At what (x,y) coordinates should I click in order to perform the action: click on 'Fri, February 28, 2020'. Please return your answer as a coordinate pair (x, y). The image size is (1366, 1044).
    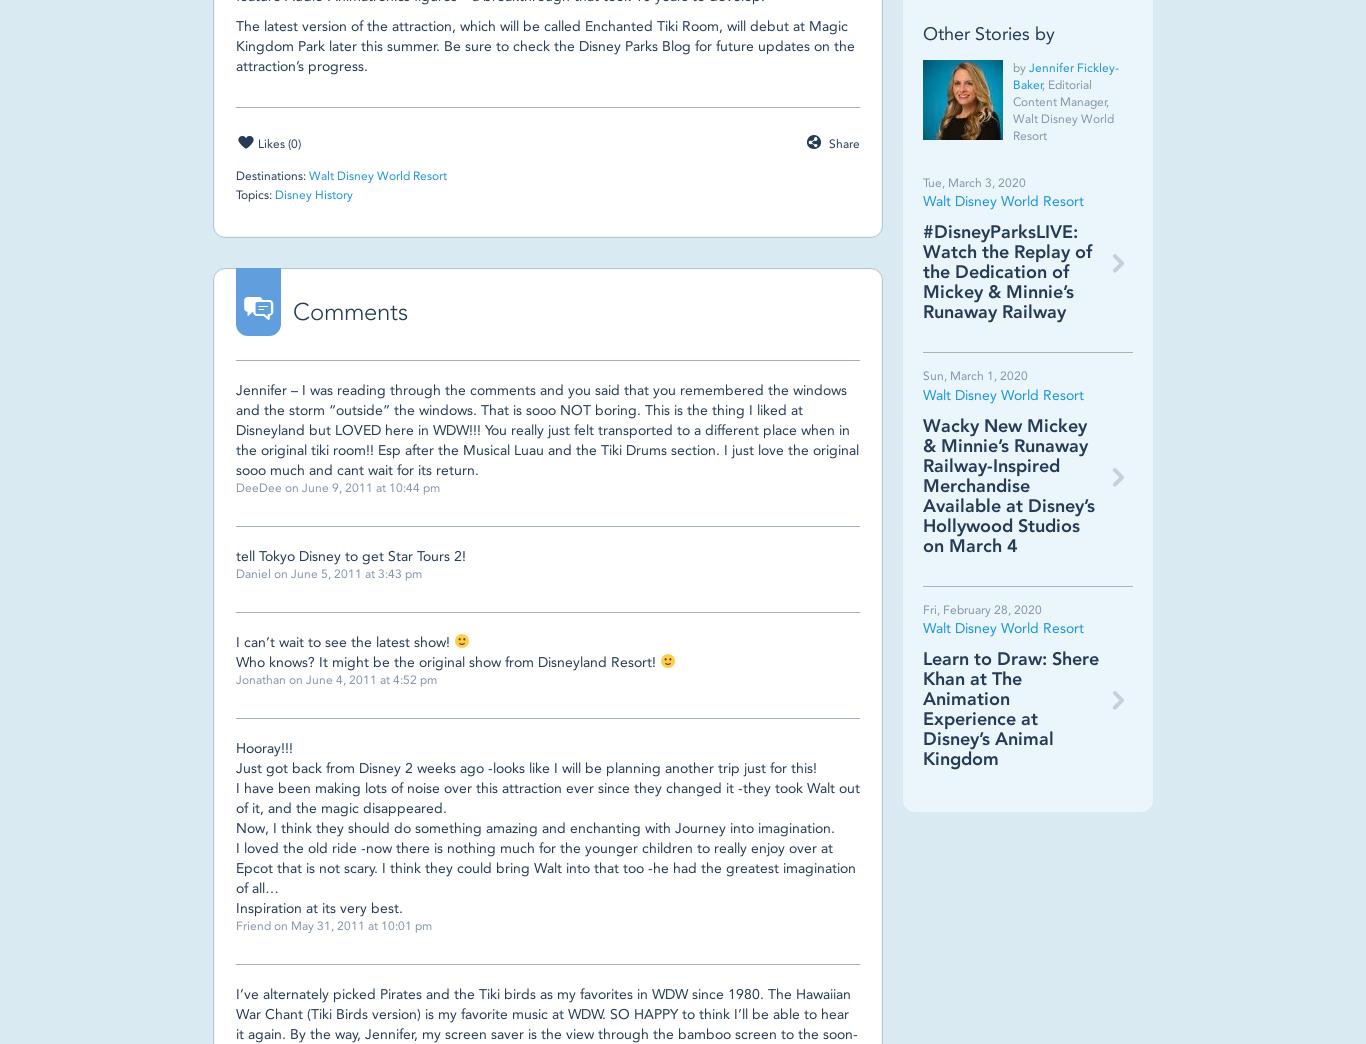
    Looking at the image, I should click on (982, 608).